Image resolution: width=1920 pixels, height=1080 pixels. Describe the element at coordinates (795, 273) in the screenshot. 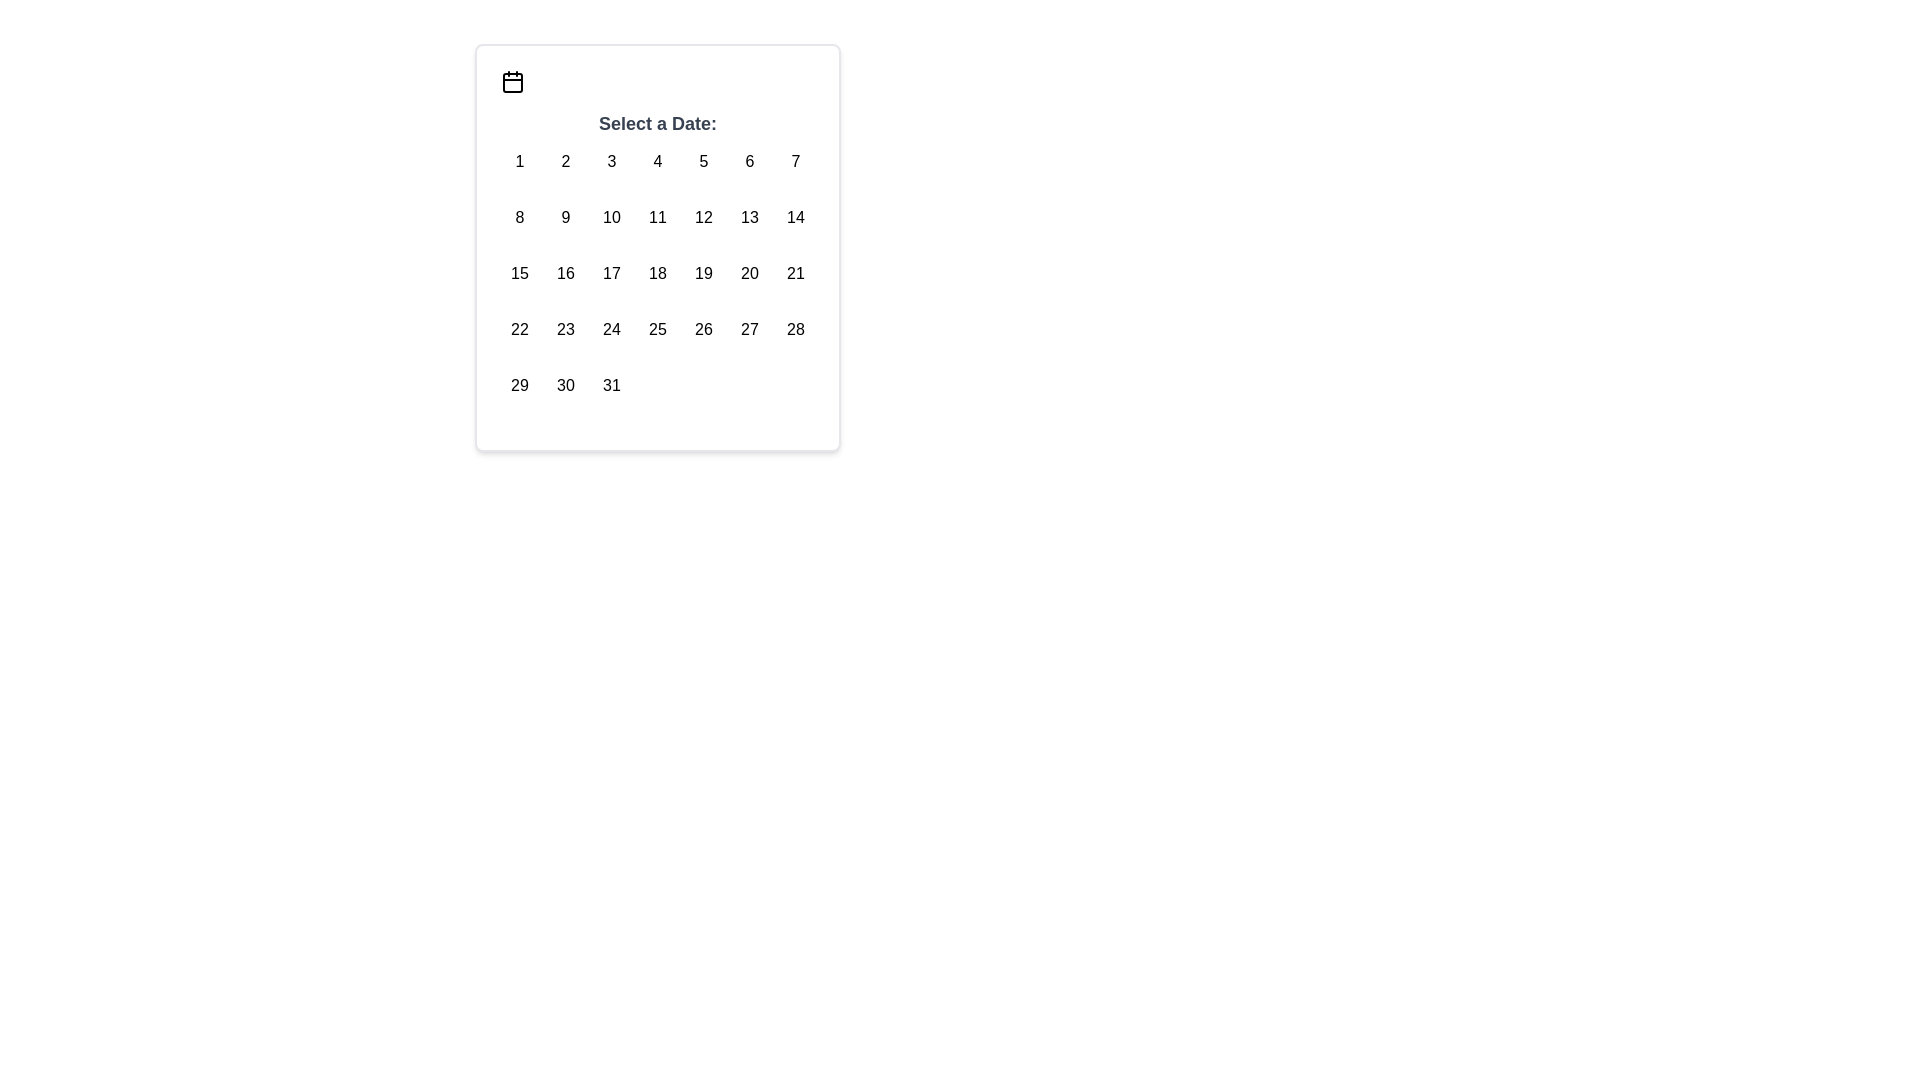

I see `the selectable day button representing the 21st in the date picker interface` at that location.